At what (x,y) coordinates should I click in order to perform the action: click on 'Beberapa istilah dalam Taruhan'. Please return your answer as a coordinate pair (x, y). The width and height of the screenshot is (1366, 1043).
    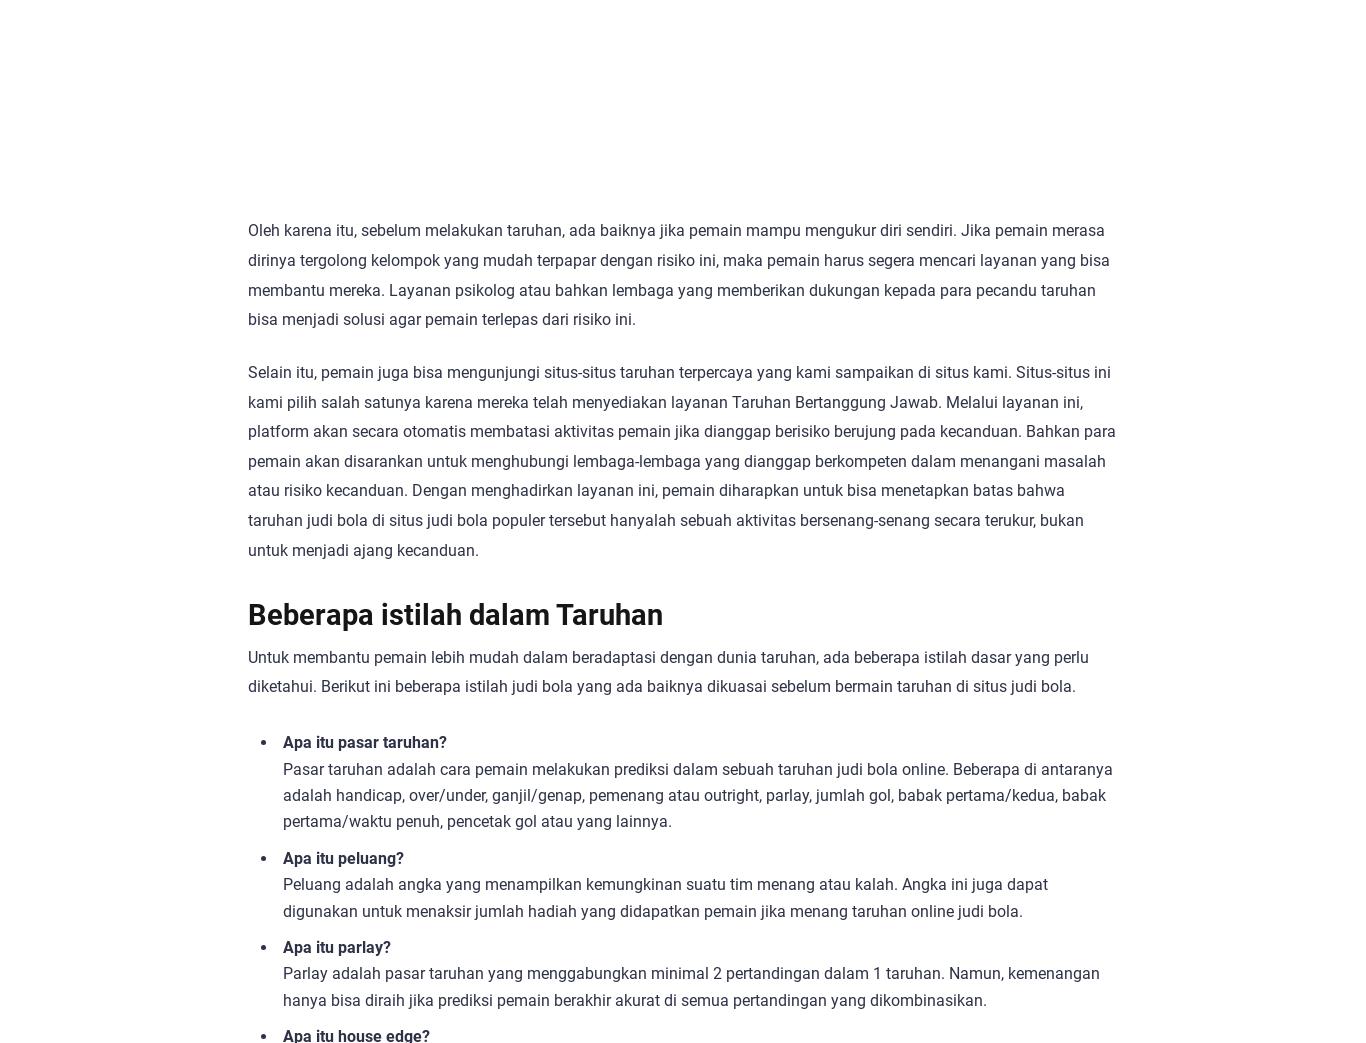
    Looking at the image, I should click on (454, 613).